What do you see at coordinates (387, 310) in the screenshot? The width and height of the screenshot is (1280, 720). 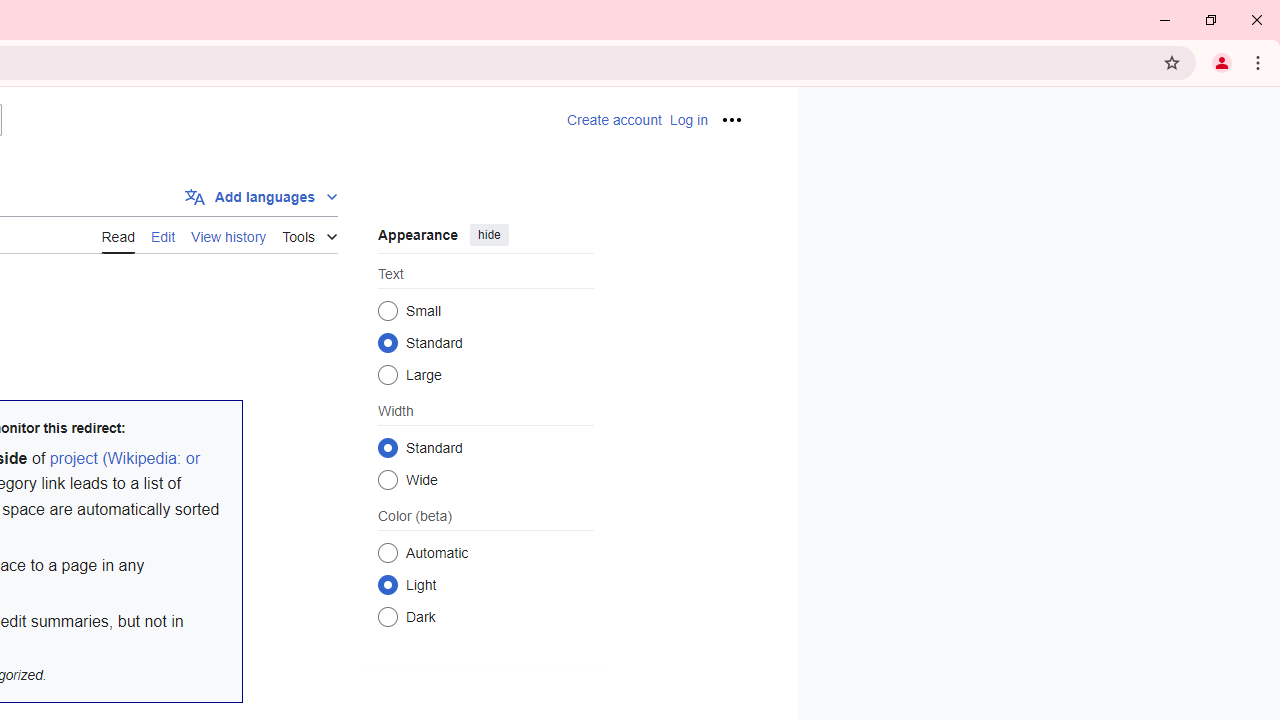 I see `'Small'` at bounding box center [387, 310].